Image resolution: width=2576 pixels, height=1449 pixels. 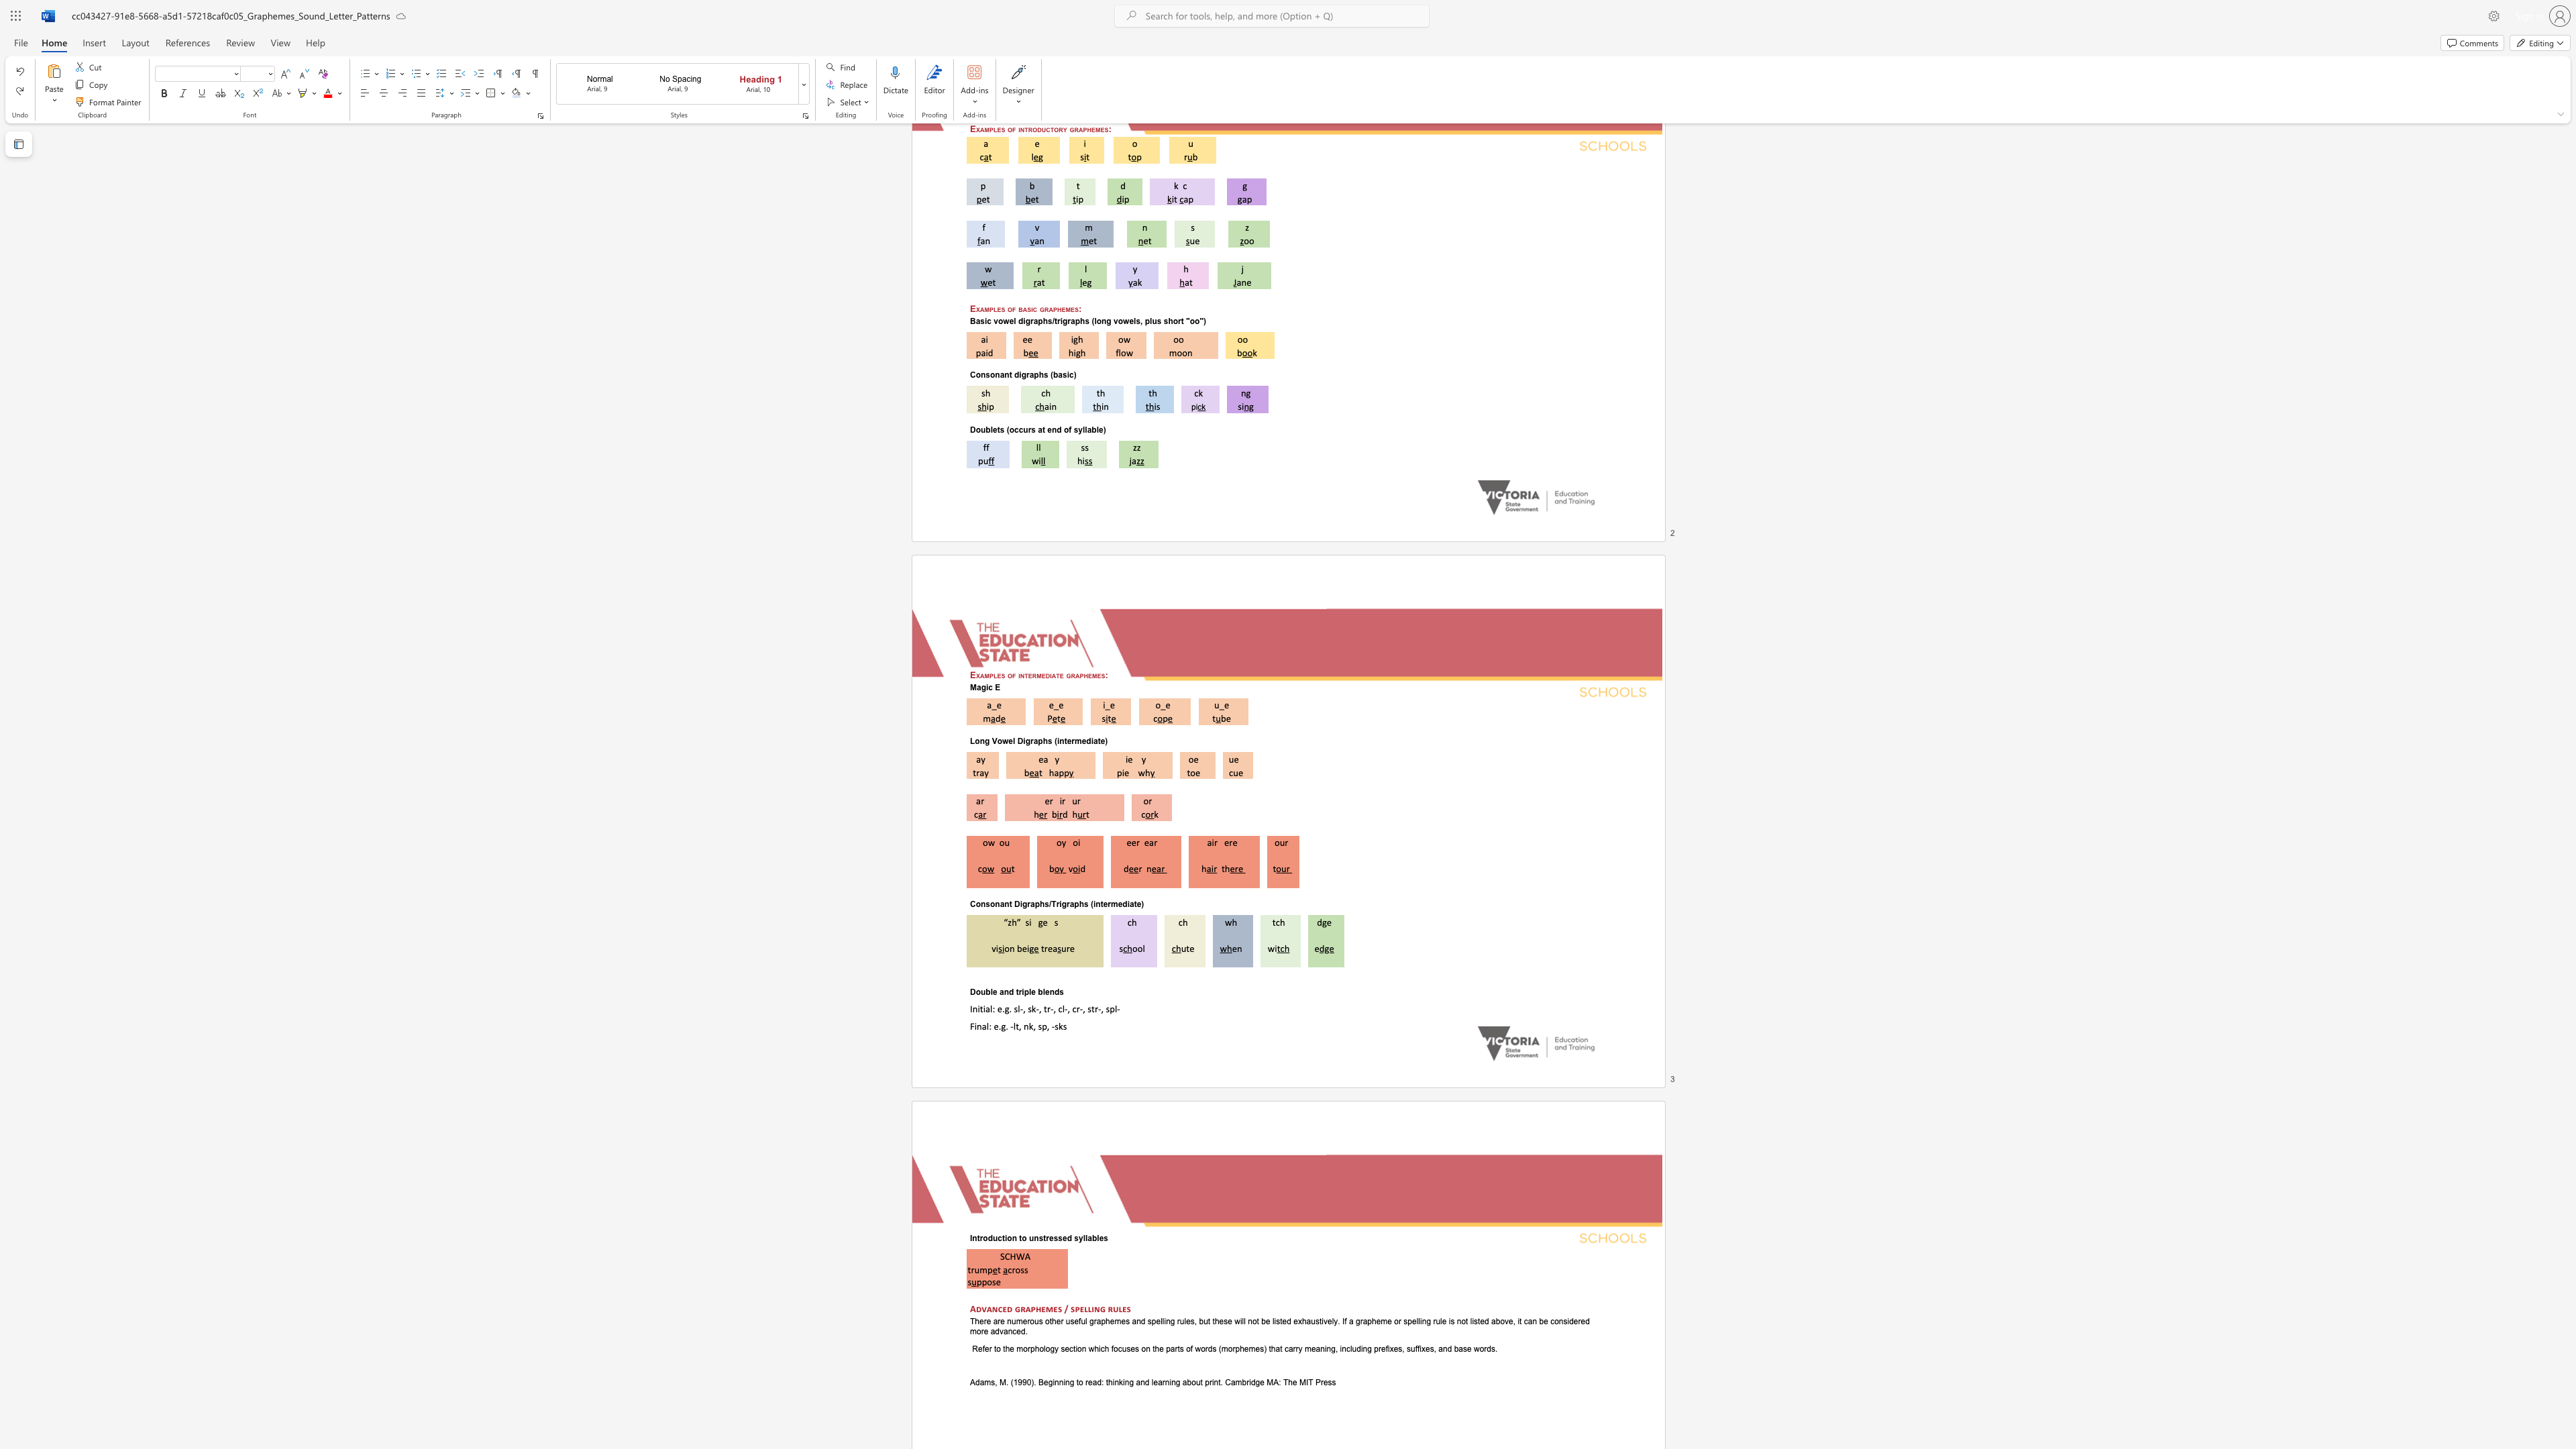 I want to click on the space between the continuous character "e" and "r" in the text, so click(x=1048, y=801).